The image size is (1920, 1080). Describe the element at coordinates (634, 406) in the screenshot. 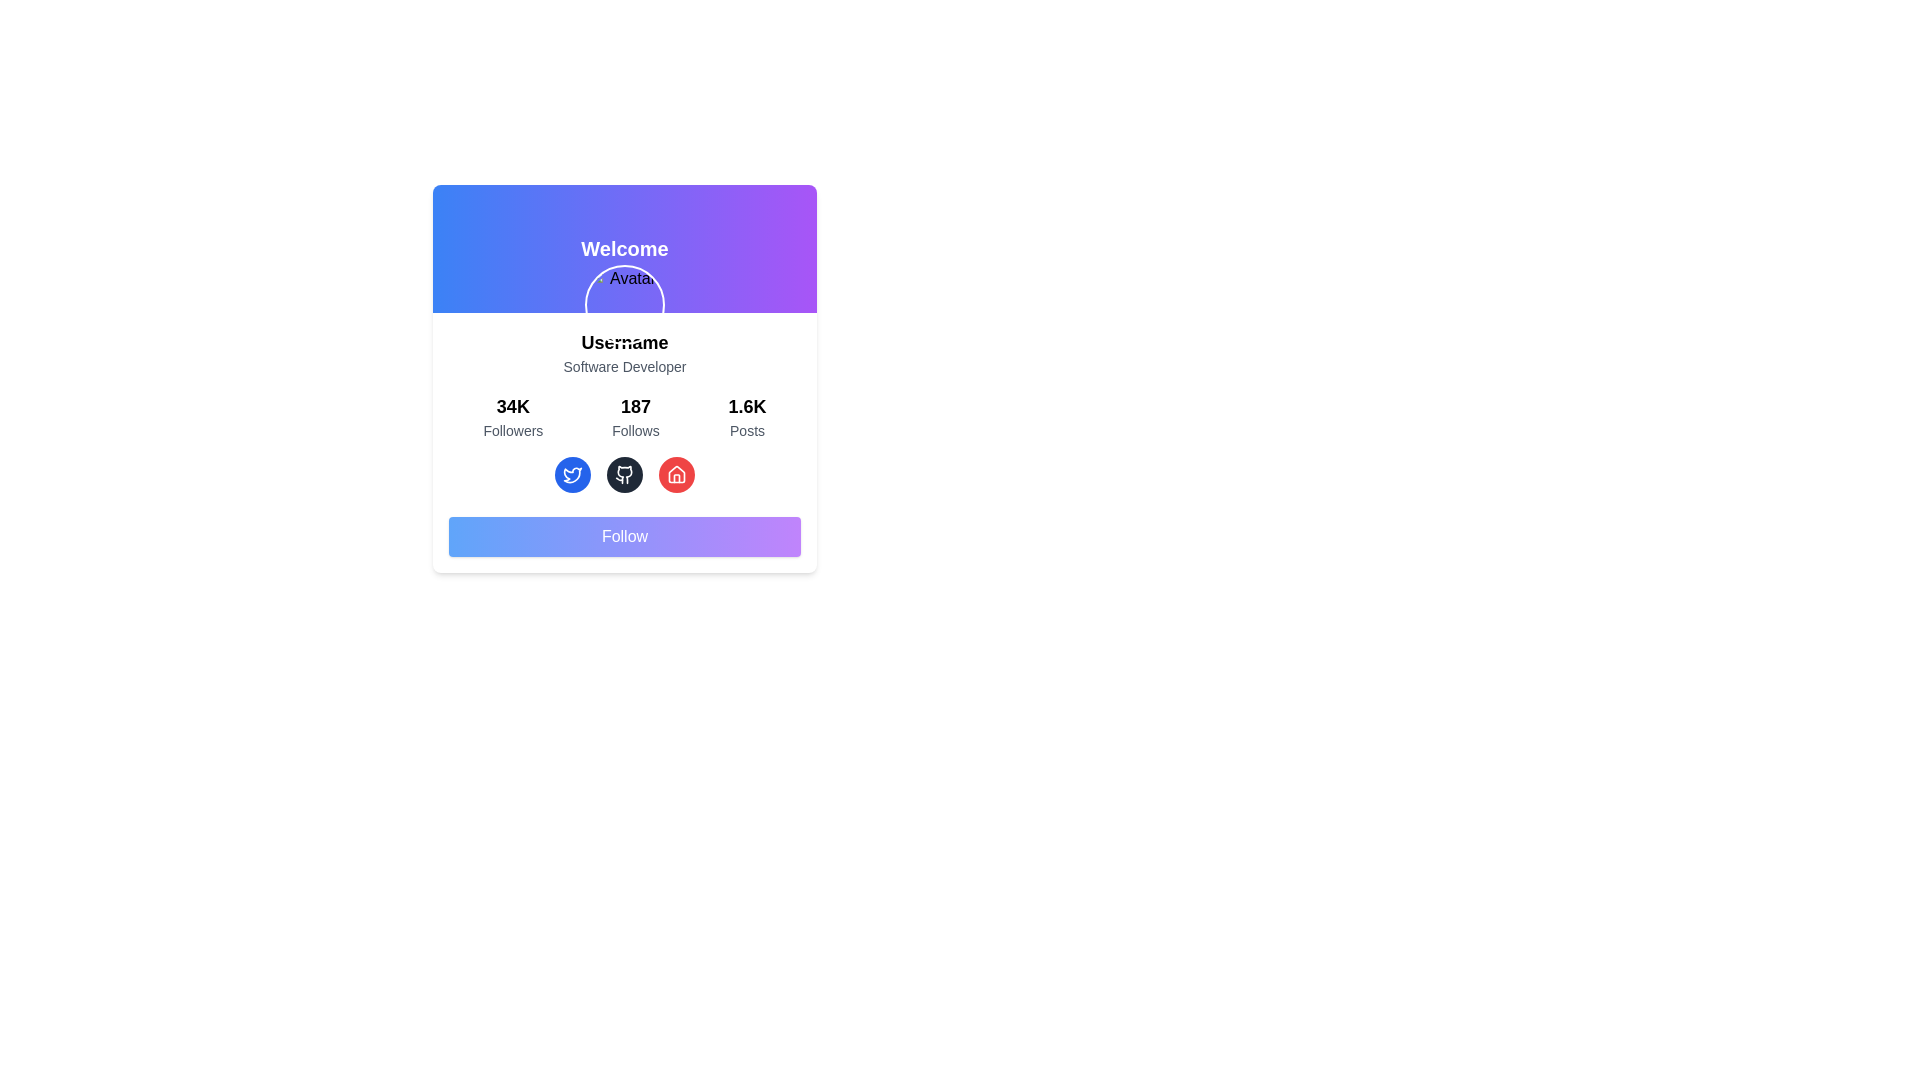

I see `the text display element showing '187 Follows', which is centrally located above the word 'Follows'` at that location.